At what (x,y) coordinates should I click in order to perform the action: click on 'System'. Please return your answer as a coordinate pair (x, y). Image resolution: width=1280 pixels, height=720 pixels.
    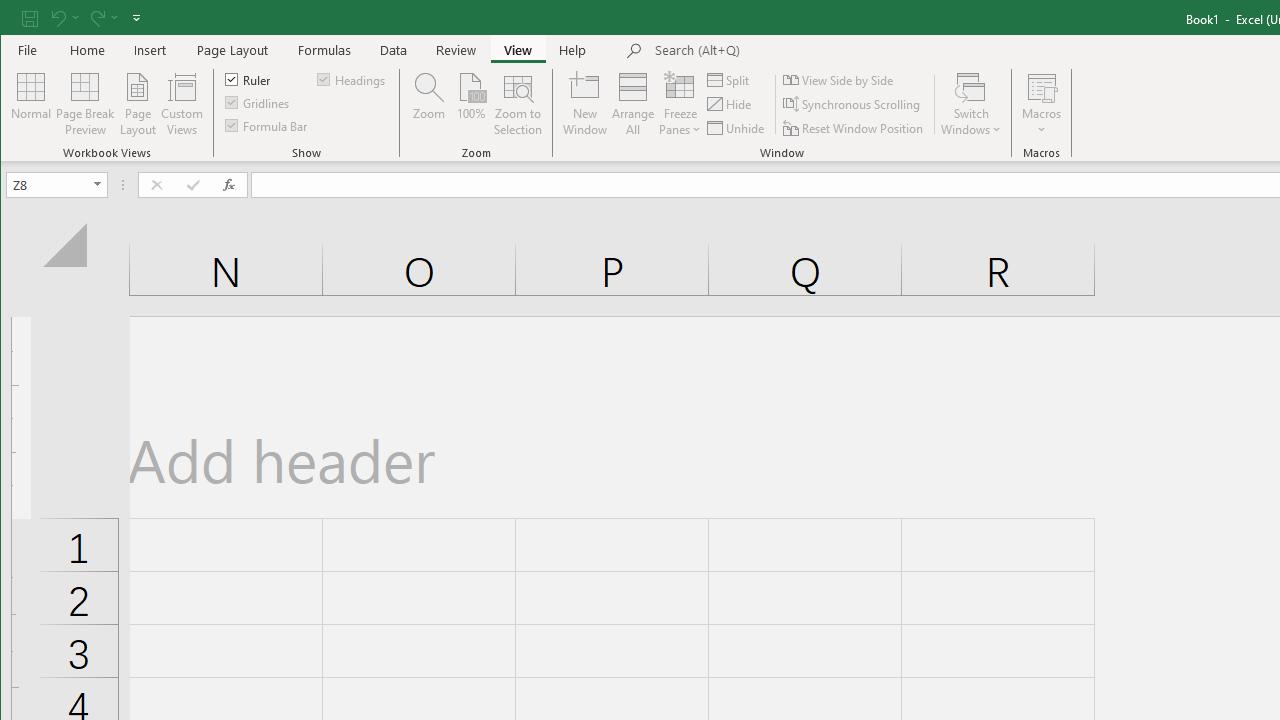
    Looking at the image, I should click on (18, 19).